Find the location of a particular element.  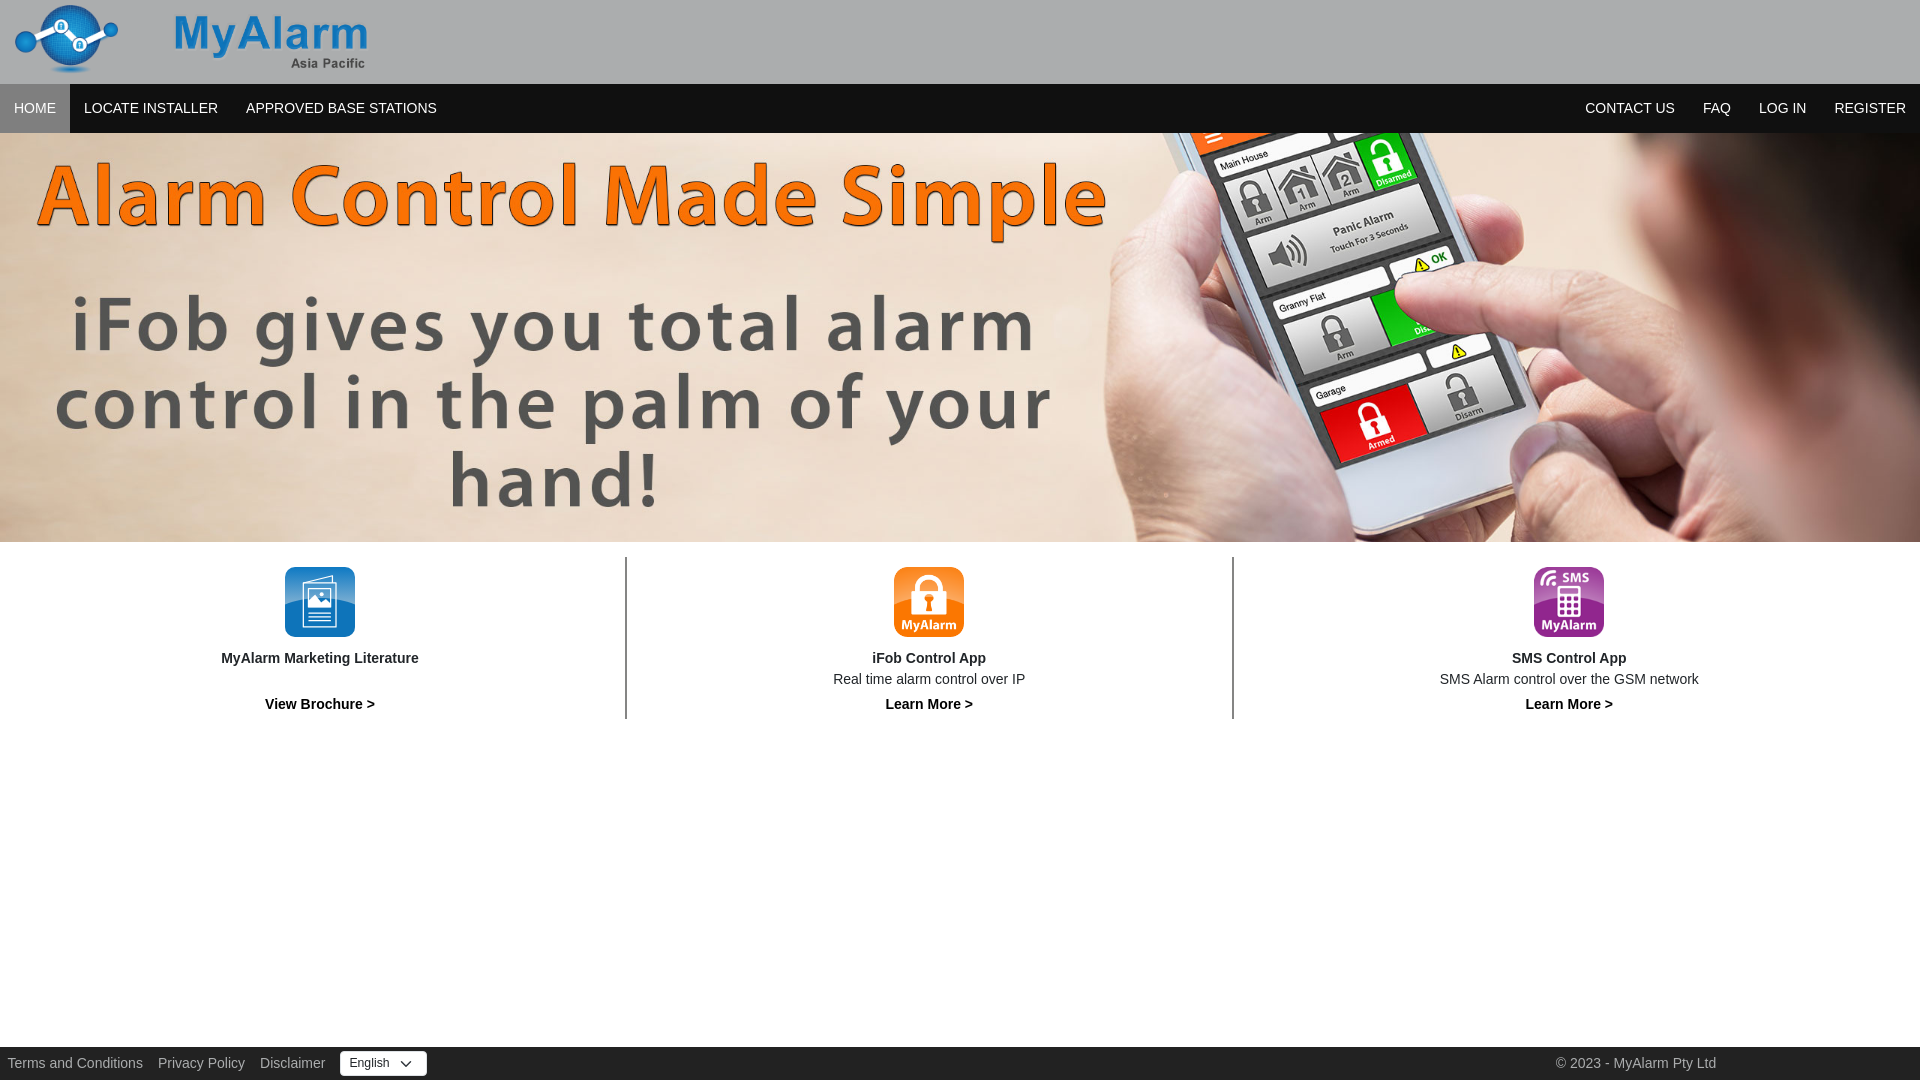

'APPROVED BASE STATIONS' is located at coordinates (231, 108).